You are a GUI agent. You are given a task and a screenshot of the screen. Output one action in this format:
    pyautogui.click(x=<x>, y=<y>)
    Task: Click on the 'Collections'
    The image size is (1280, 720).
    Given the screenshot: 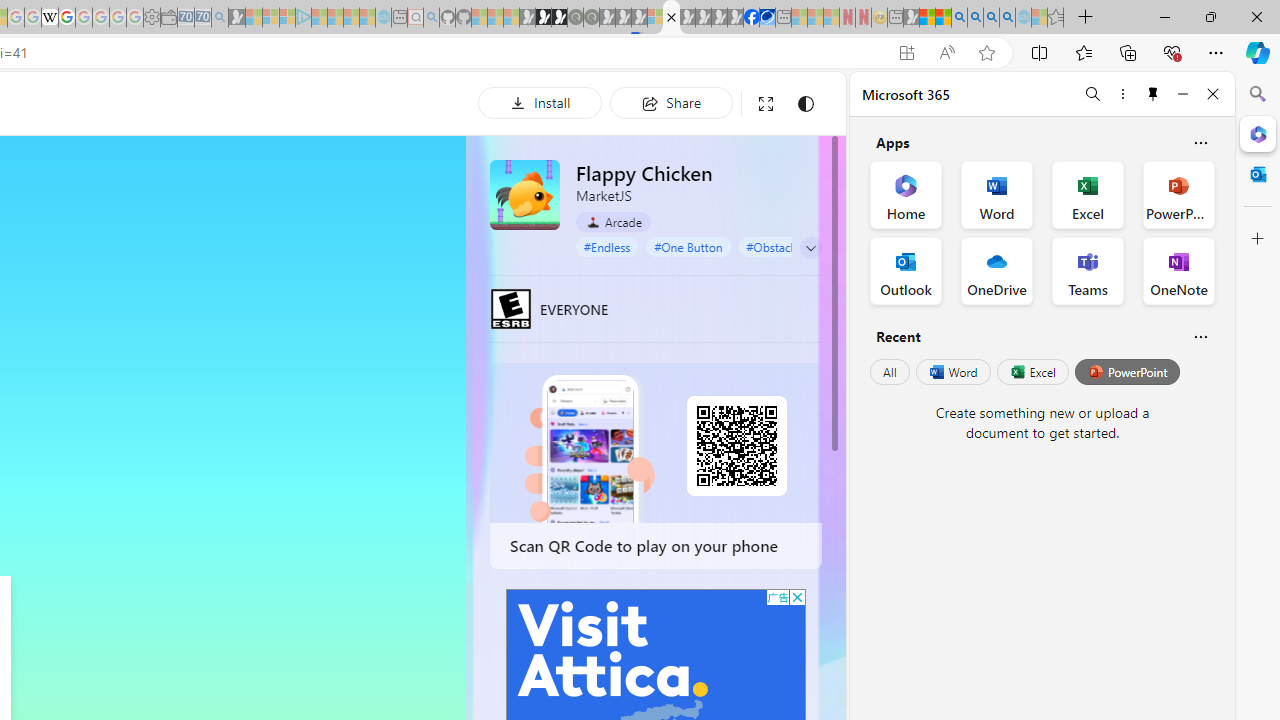 What is the action you would take?
    pyautogui.click(x=1128, y=51)
    